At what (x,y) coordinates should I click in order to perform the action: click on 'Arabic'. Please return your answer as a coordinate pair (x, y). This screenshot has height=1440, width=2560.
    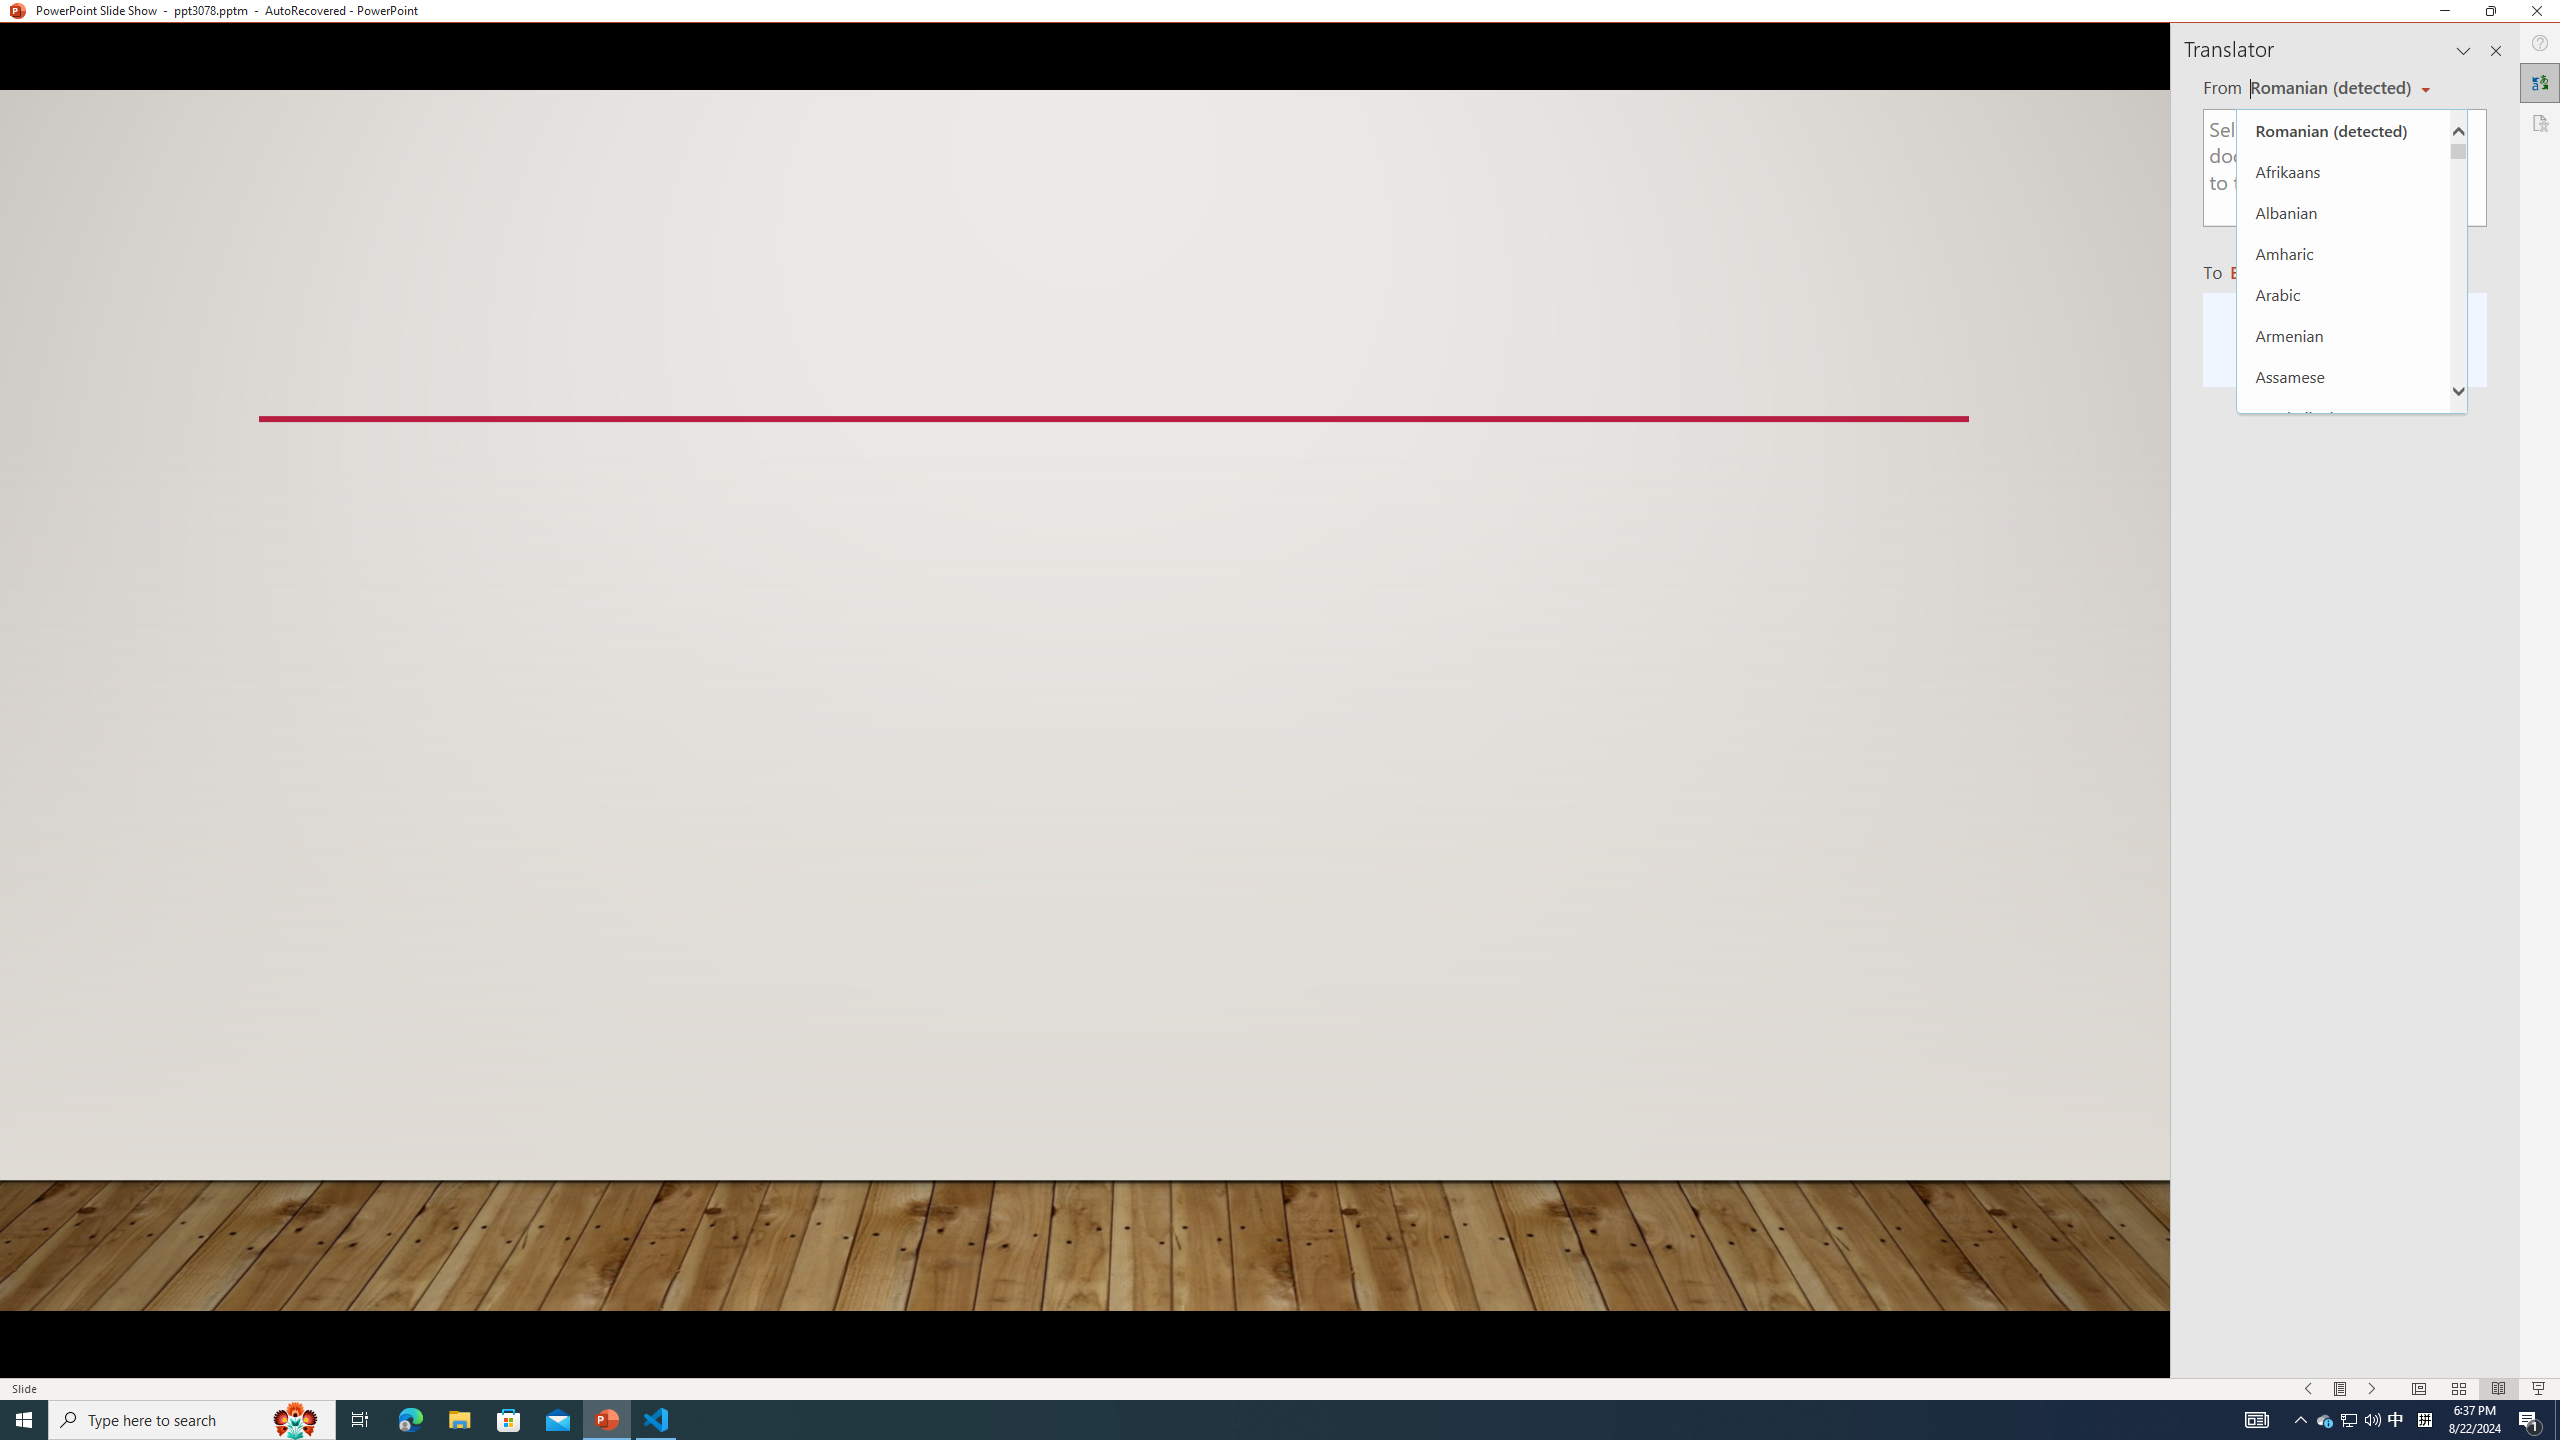
    Looking at the image, I should click on (2343, 294).